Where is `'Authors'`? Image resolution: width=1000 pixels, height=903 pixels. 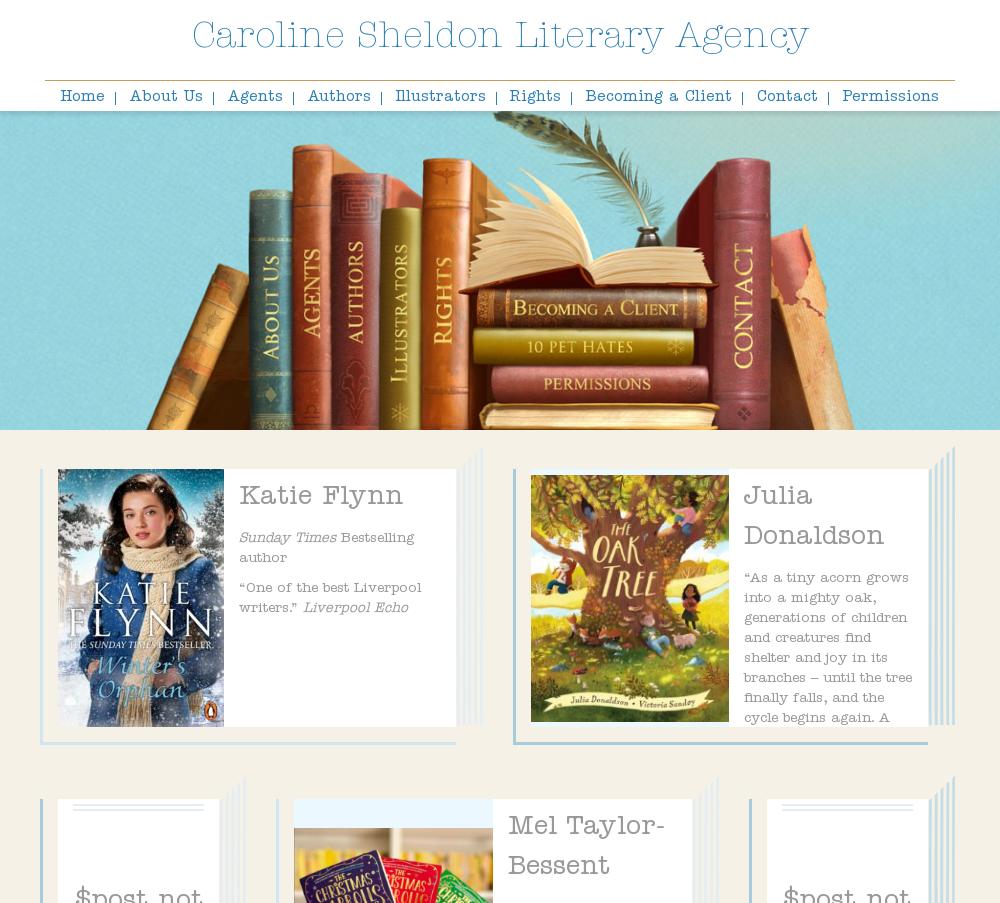
'Authors' is located at coordinates (337, 98).